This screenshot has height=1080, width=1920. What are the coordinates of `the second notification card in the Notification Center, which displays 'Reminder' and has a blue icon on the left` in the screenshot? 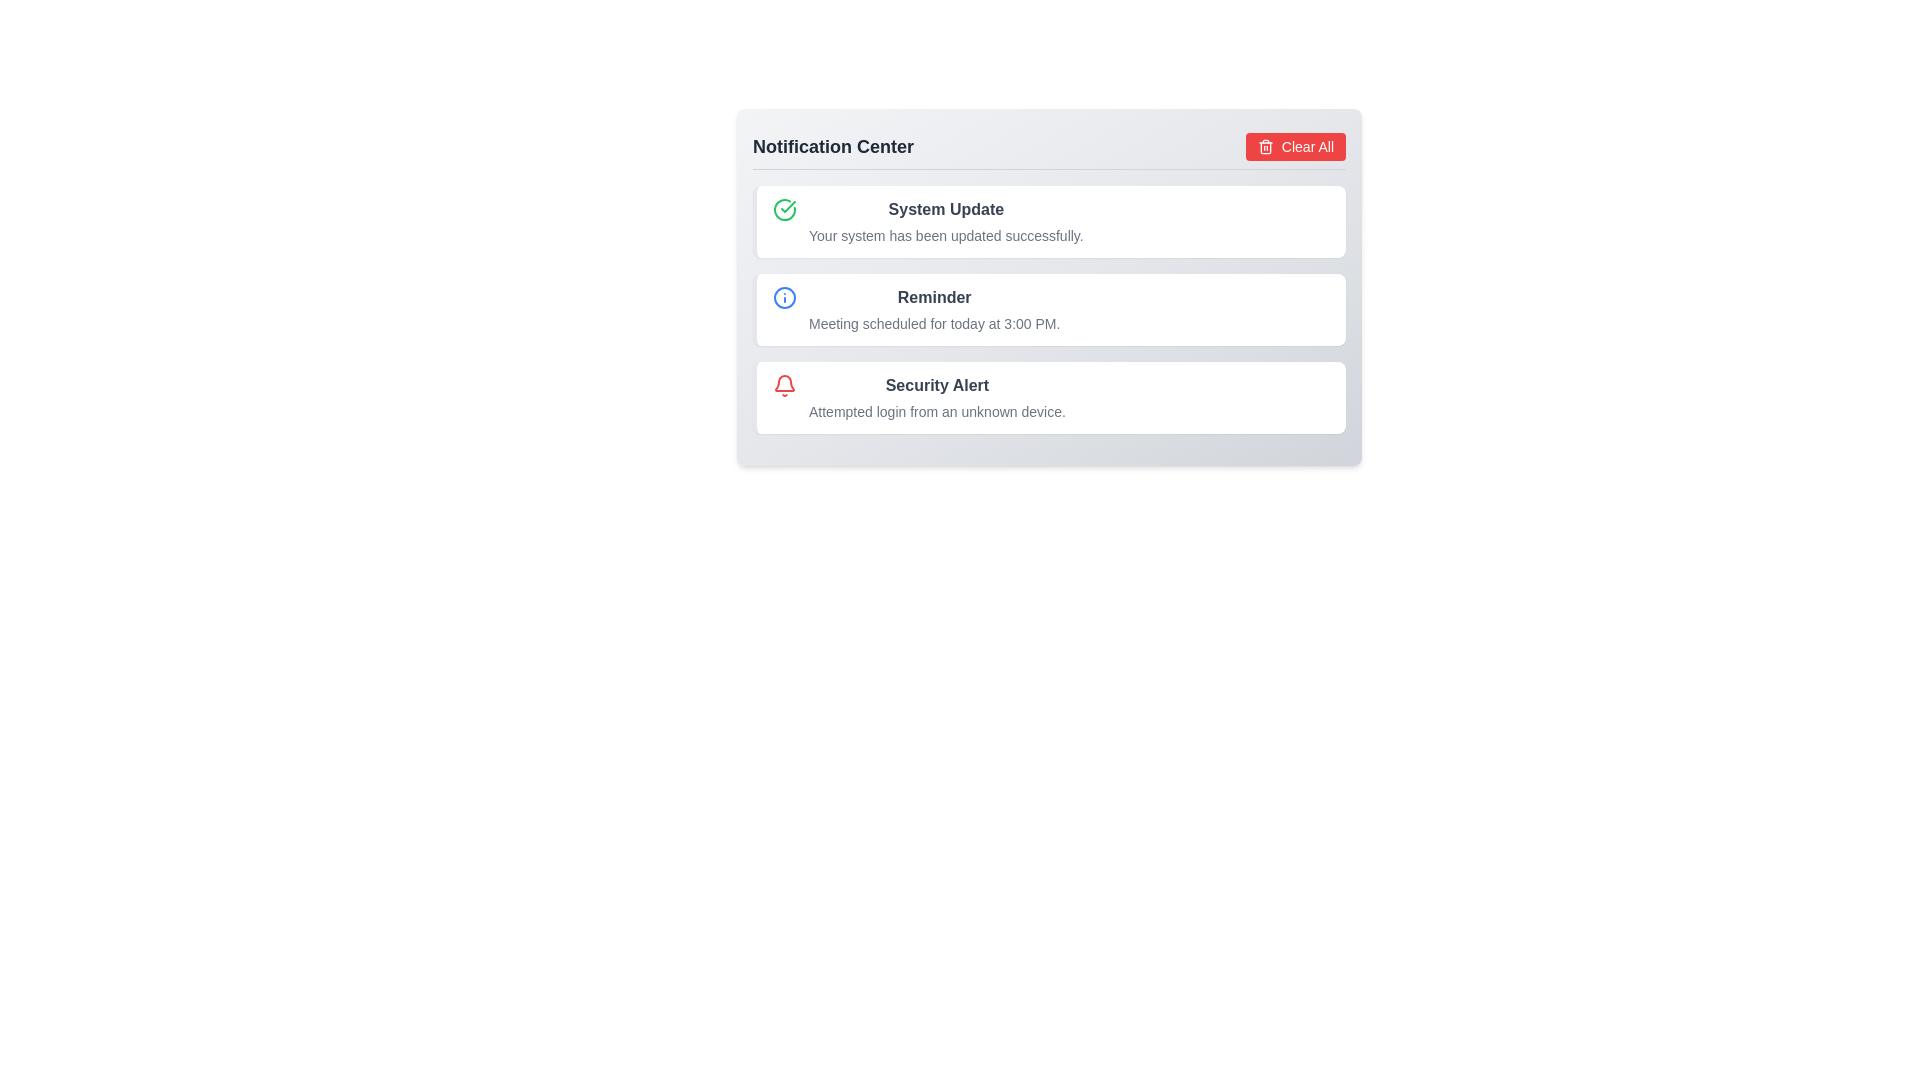 It's located at (1048, 309).